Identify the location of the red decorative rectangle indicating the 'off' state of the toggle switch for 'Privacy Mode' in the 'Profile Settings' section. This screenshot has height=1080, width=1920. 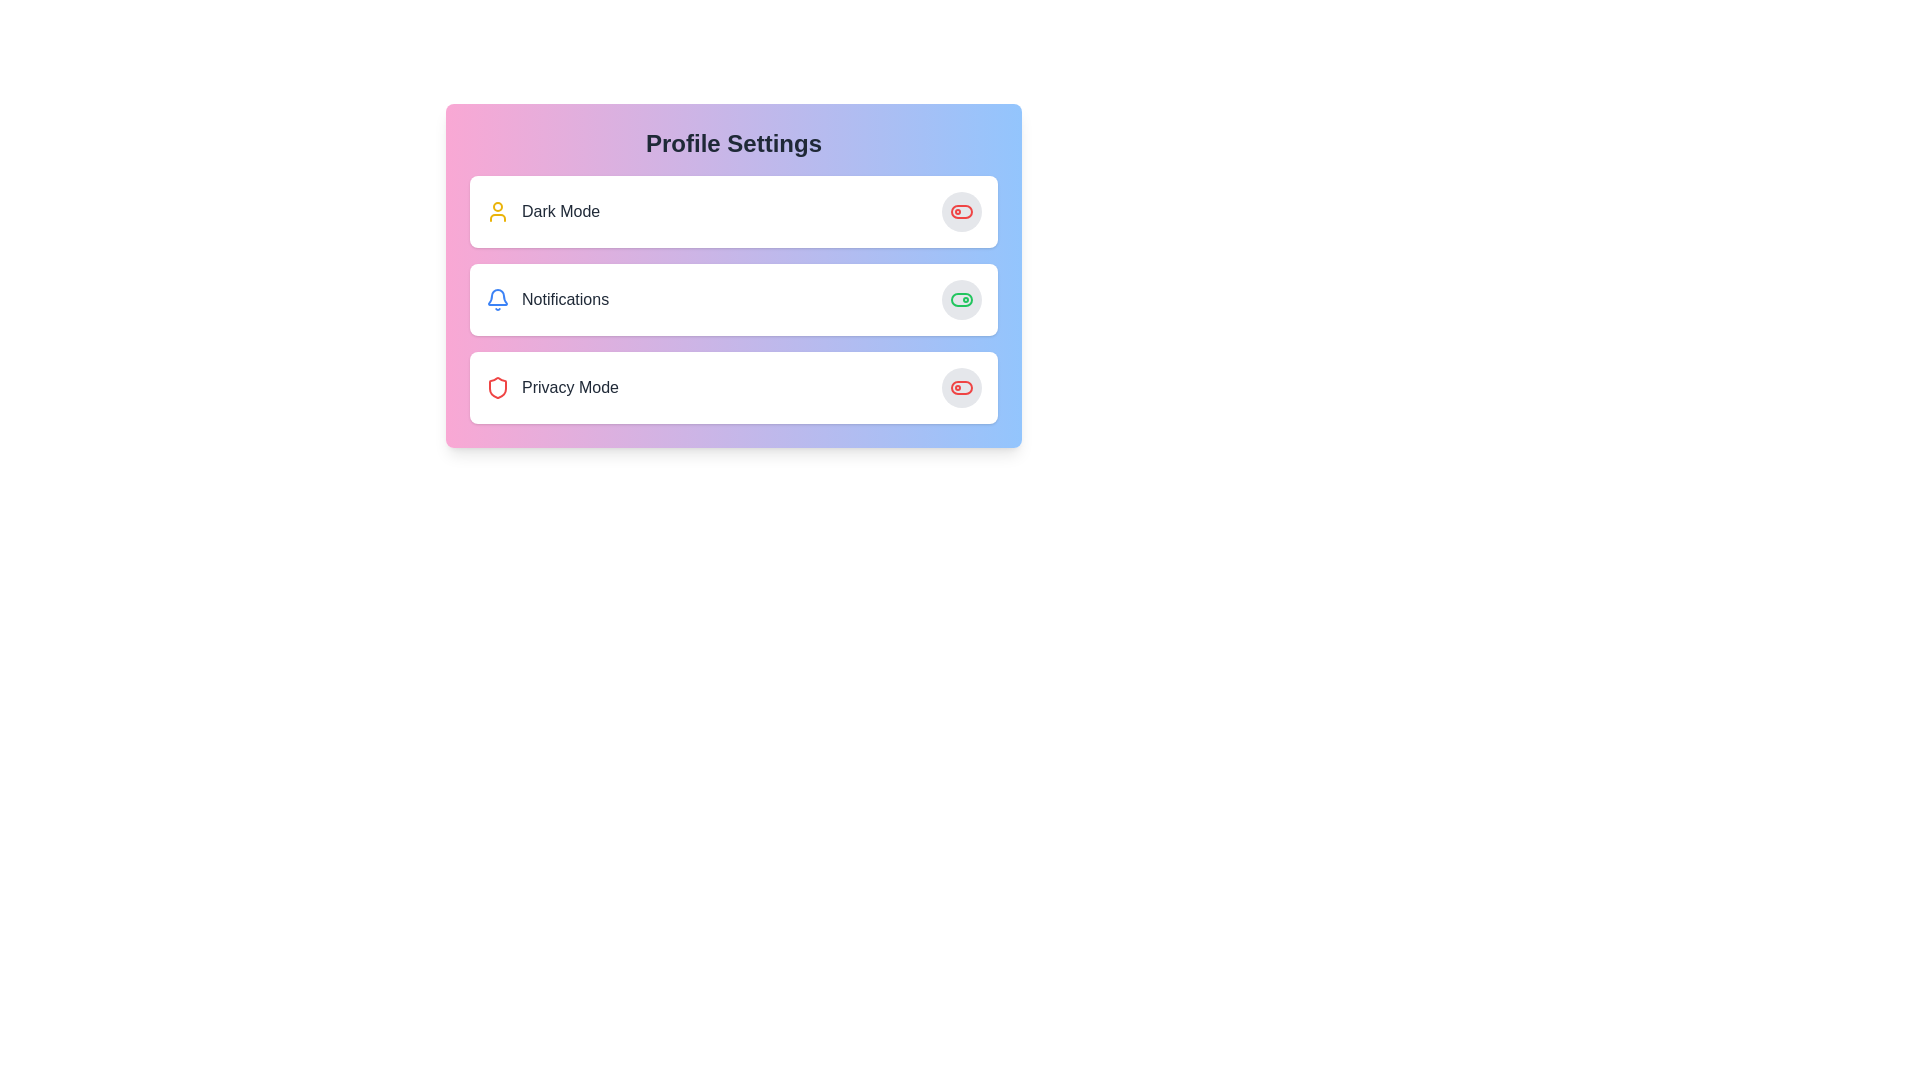
(961, 388).